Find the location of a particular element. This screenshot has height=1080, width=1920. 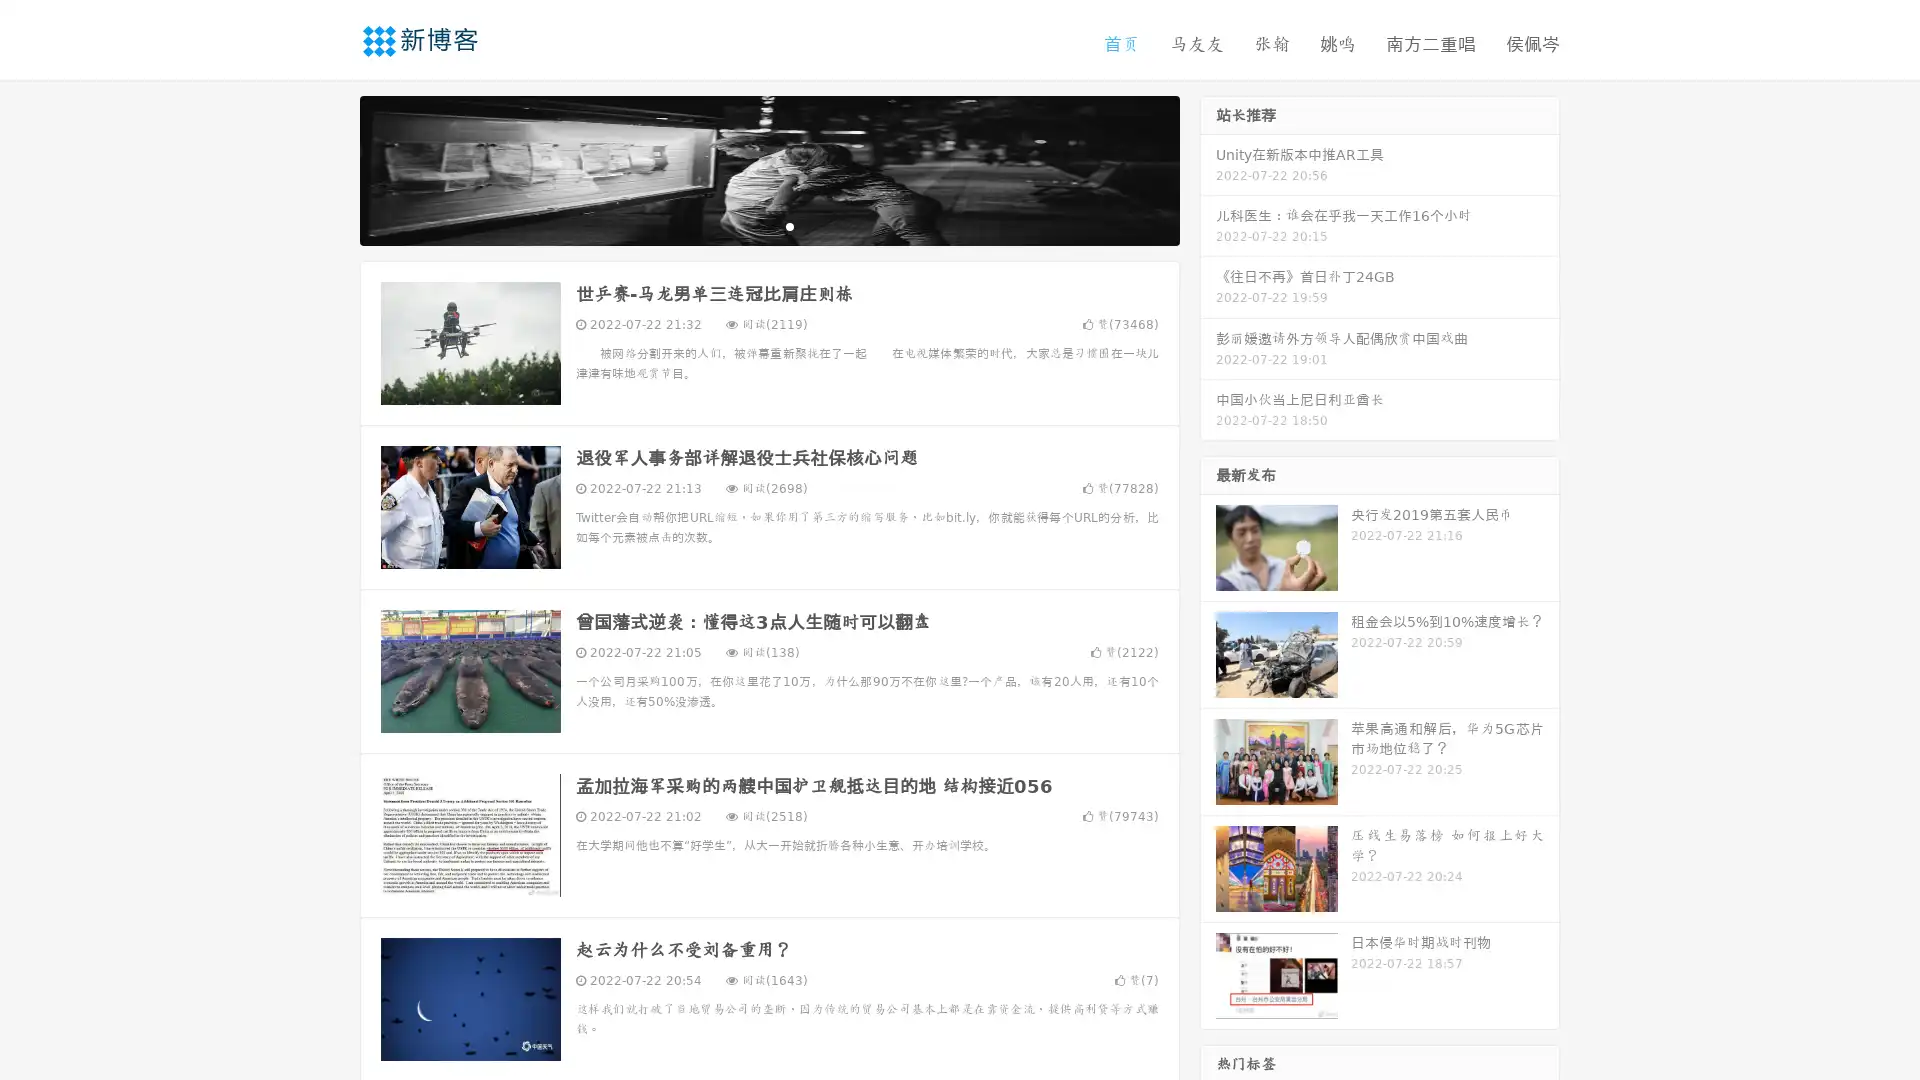

Go to slide 1 is located at coordinates (748, 225).